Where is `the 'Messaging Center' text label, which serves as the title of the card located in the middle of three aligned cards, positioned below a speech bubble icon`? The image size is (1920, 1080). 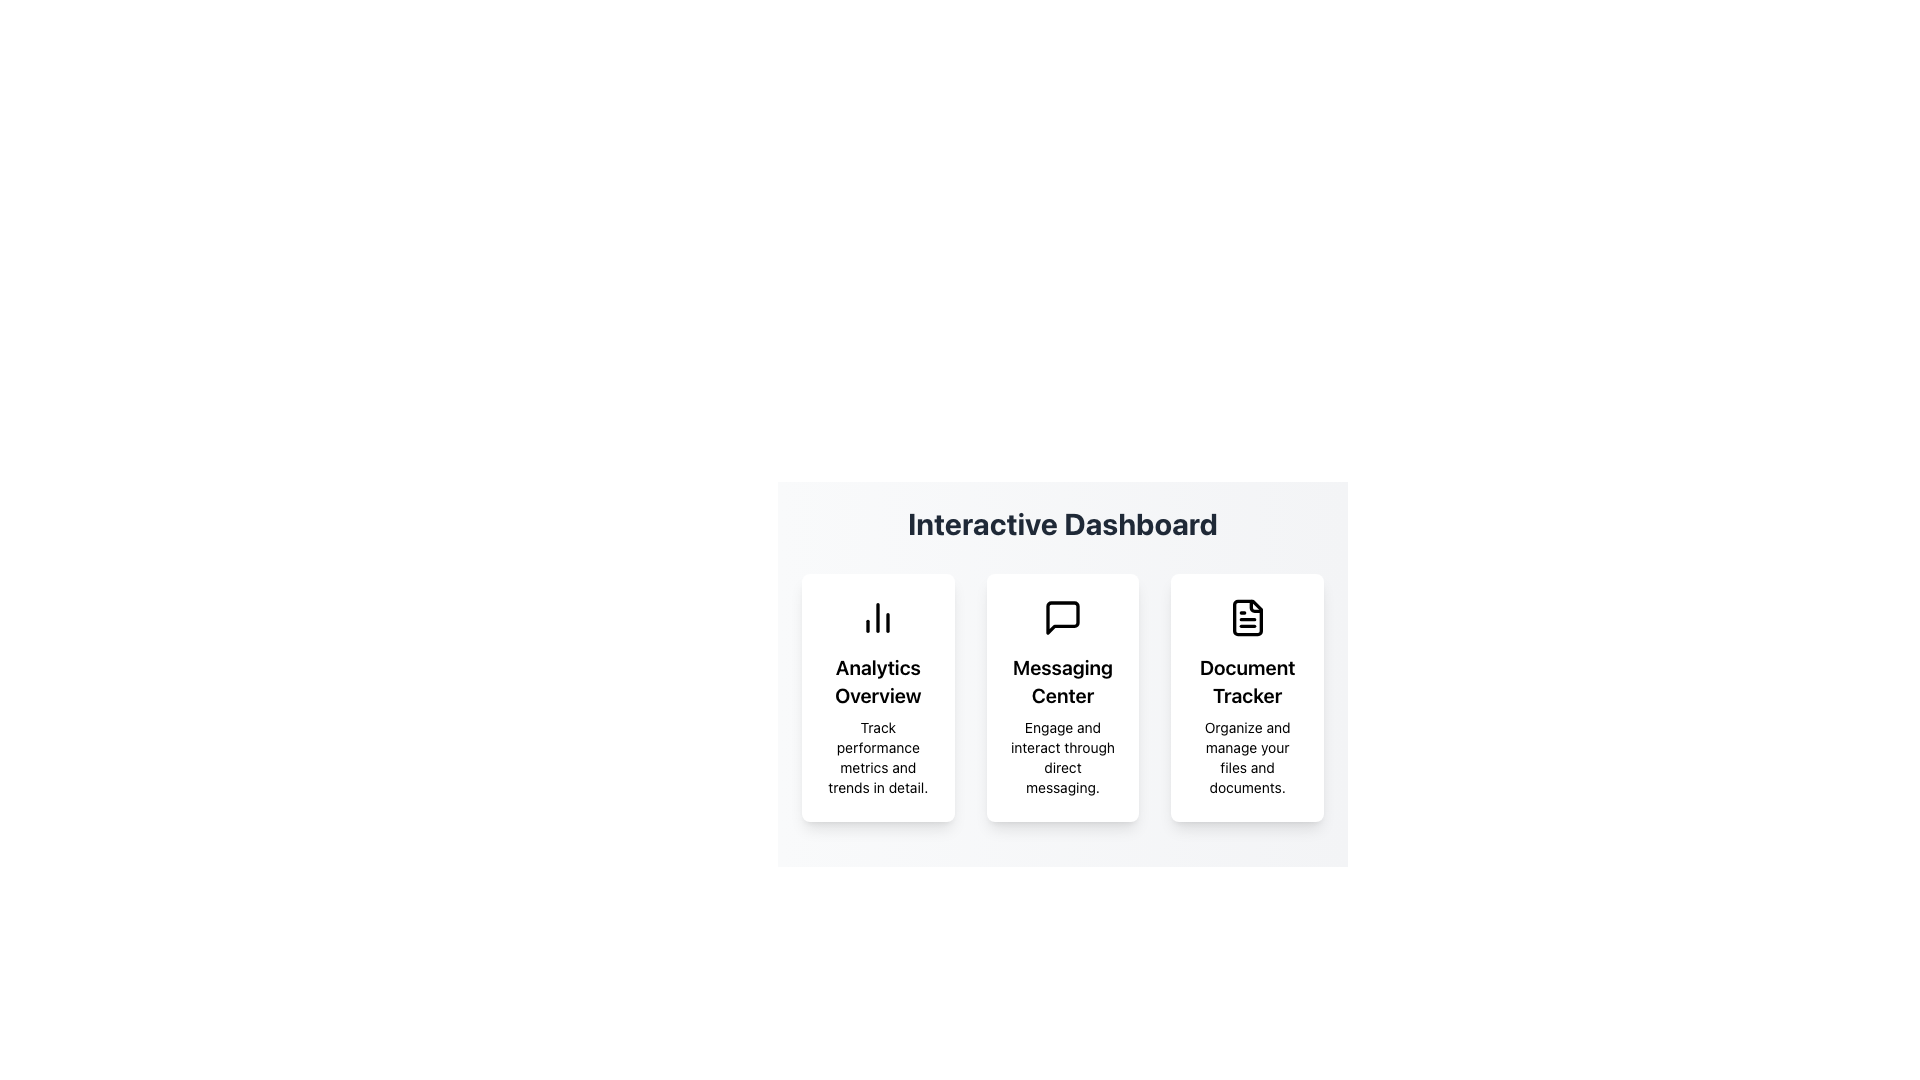
the 'Messaging Center' text label, which serves as the title of the card located in the middle of three aligned cards, positioned below a speech bubble icon is located at coordinates (1061, 681).